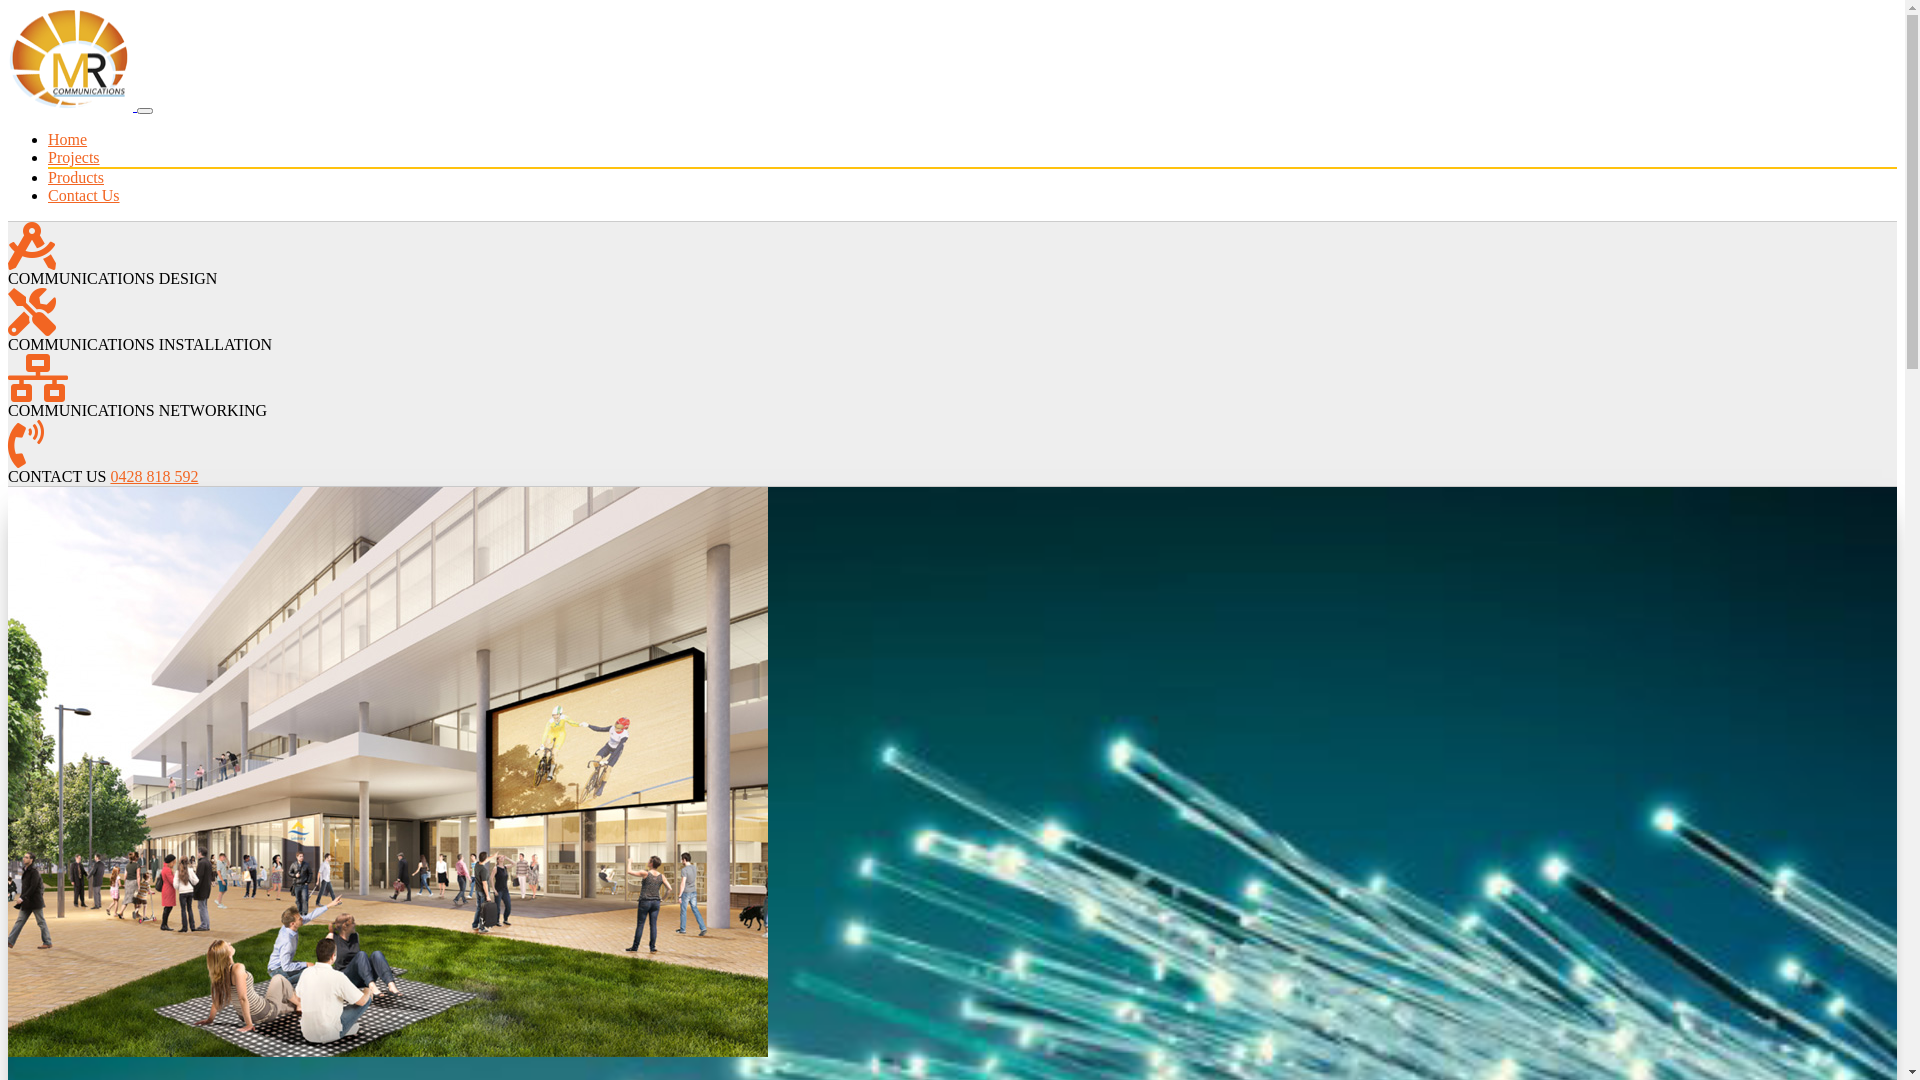  Describe the element at coordinates (152, 476) in the screenshot. I see `'0428 818 592'` at that location.